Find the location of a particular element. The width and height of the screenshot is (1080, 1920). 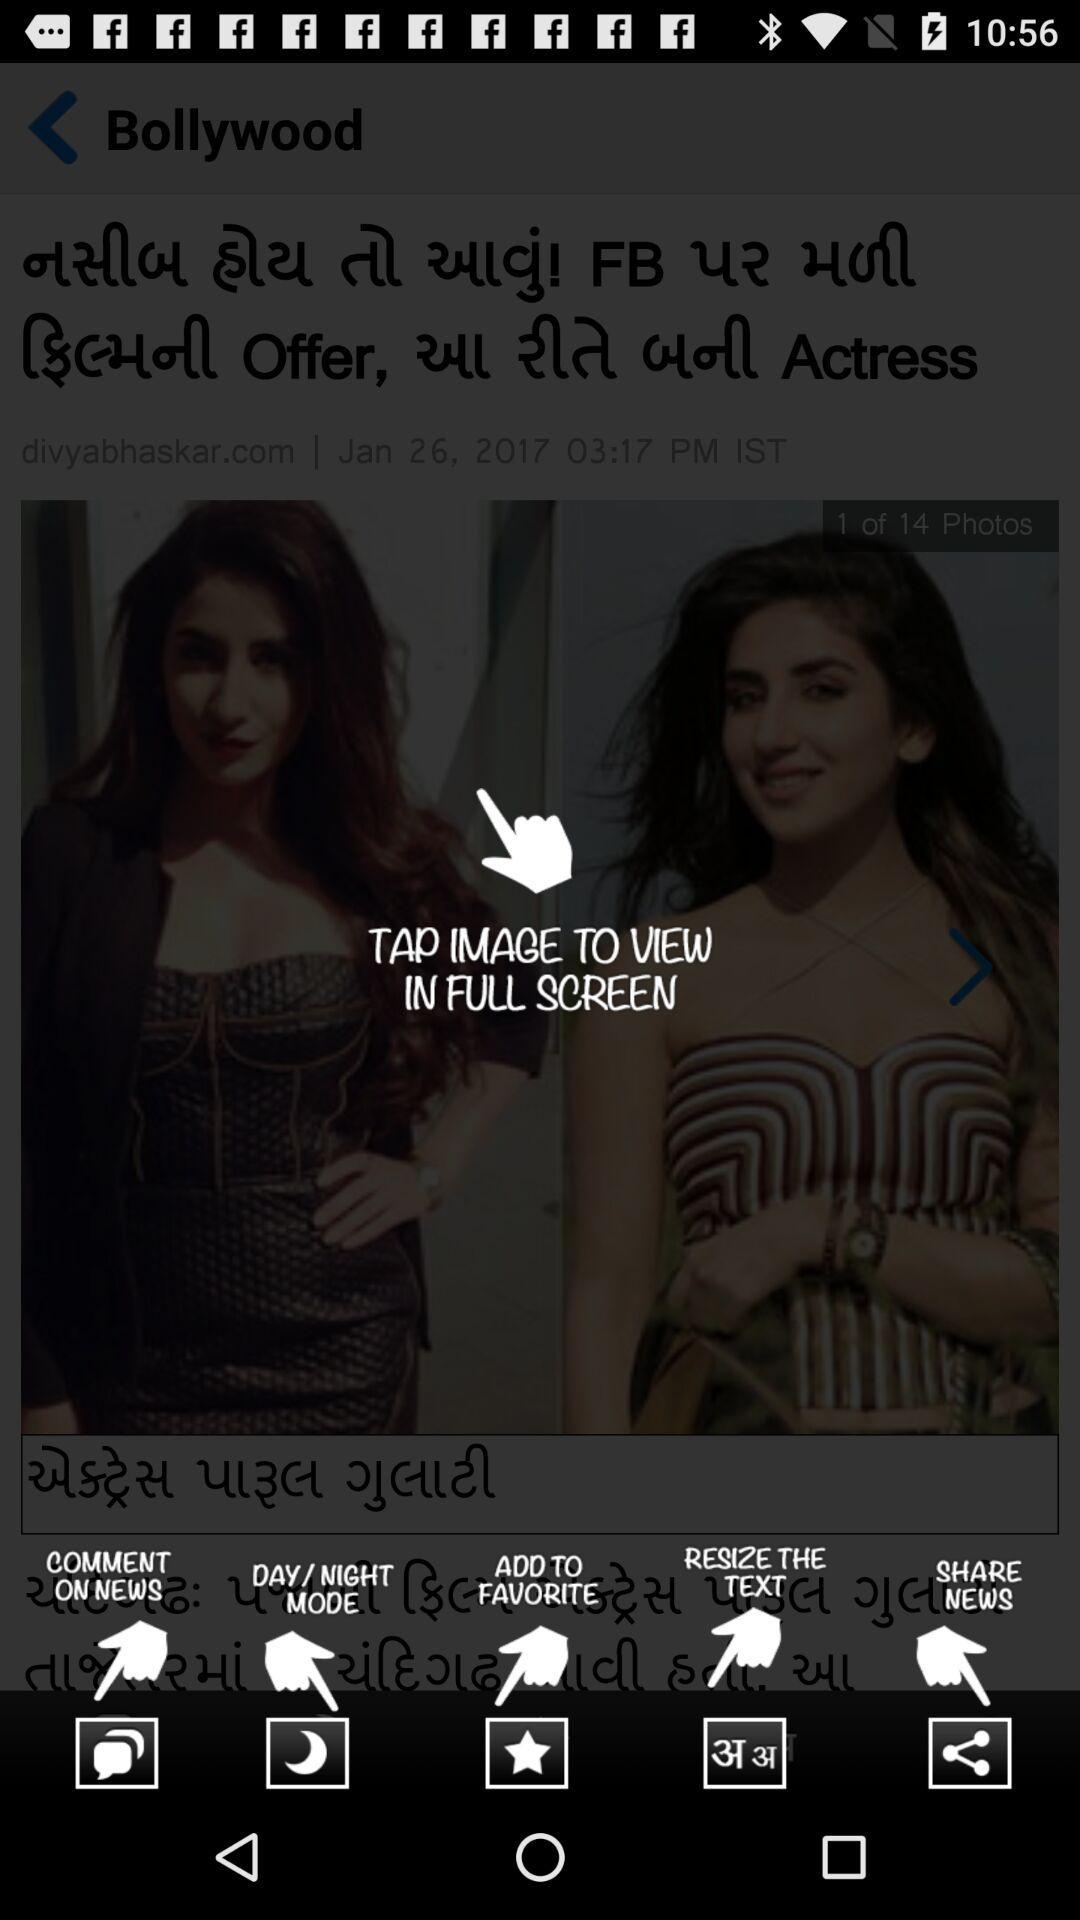

message is located at coordinates (108, 1669).